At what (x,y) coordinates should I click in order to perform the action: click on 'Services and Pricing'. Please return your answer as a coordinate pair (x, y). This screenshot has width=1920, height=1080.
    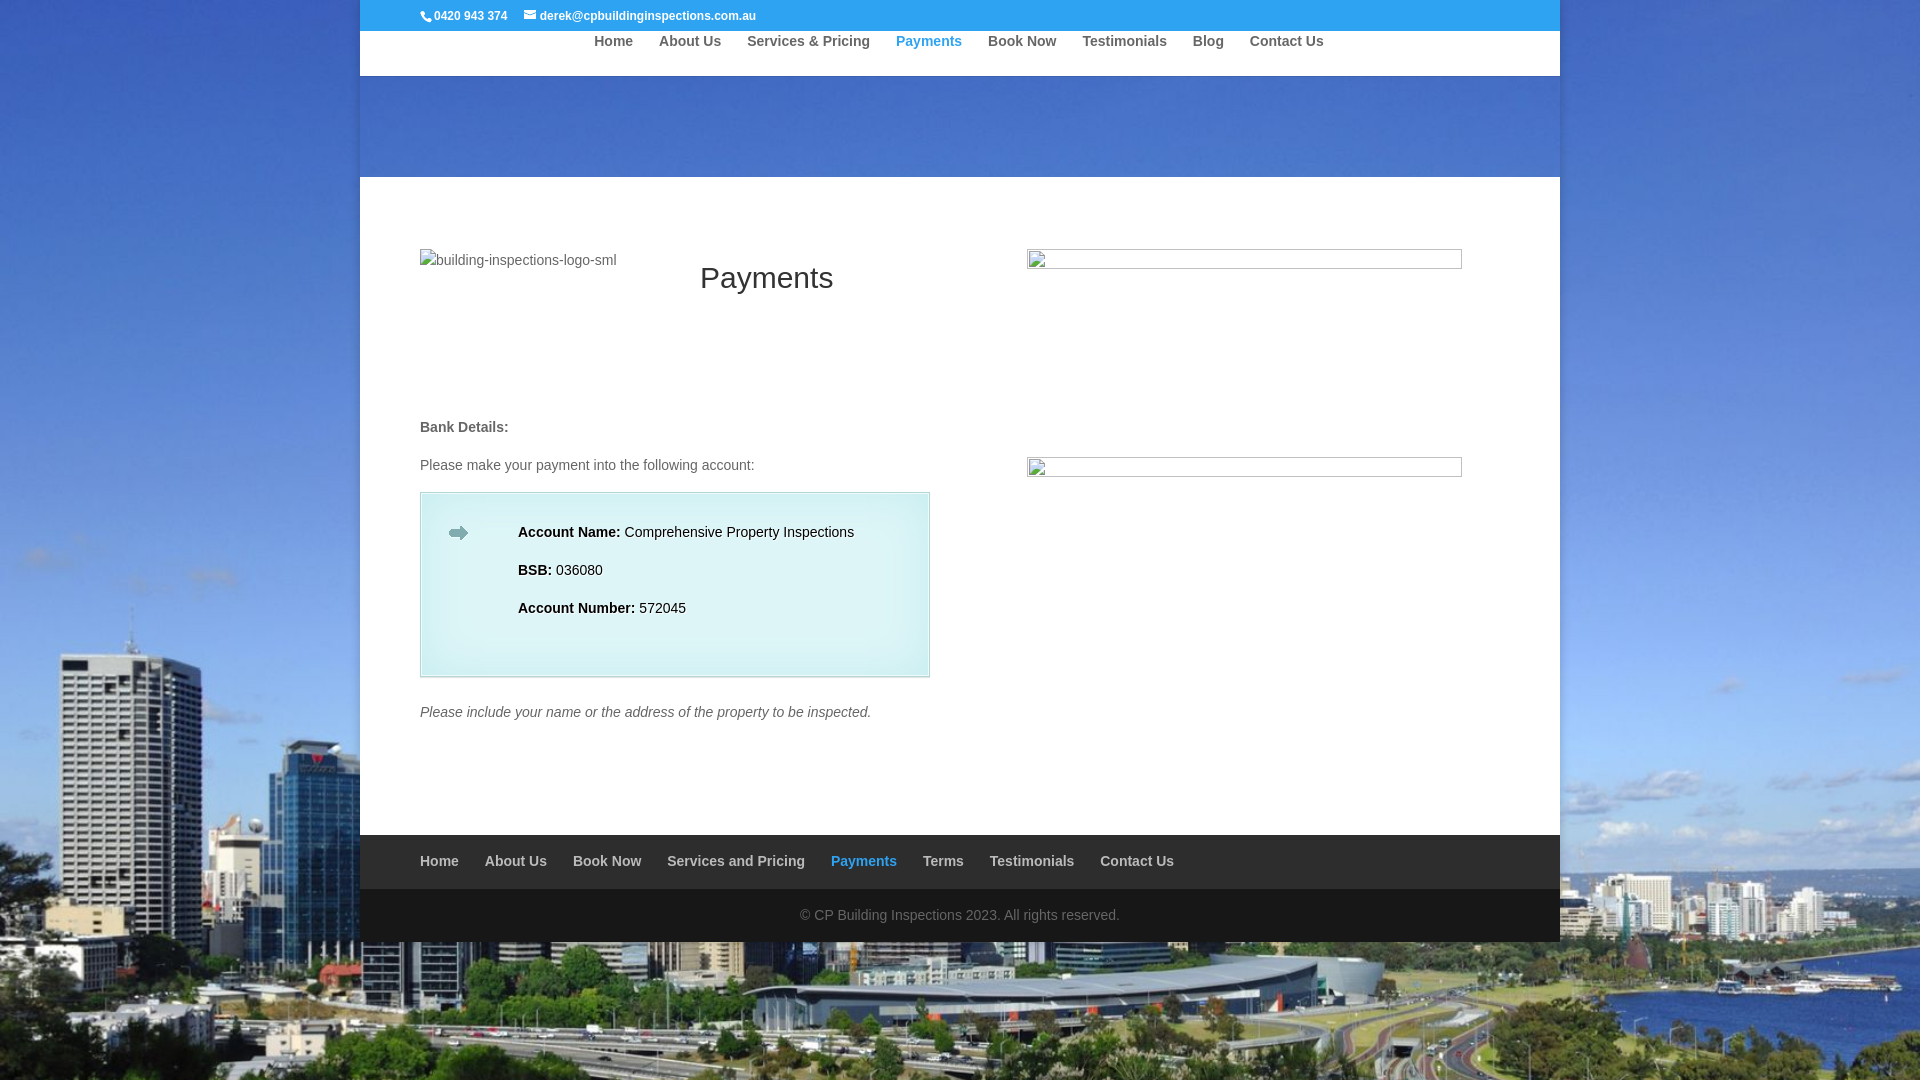
    Looking at the image, I should click on (734, 859).